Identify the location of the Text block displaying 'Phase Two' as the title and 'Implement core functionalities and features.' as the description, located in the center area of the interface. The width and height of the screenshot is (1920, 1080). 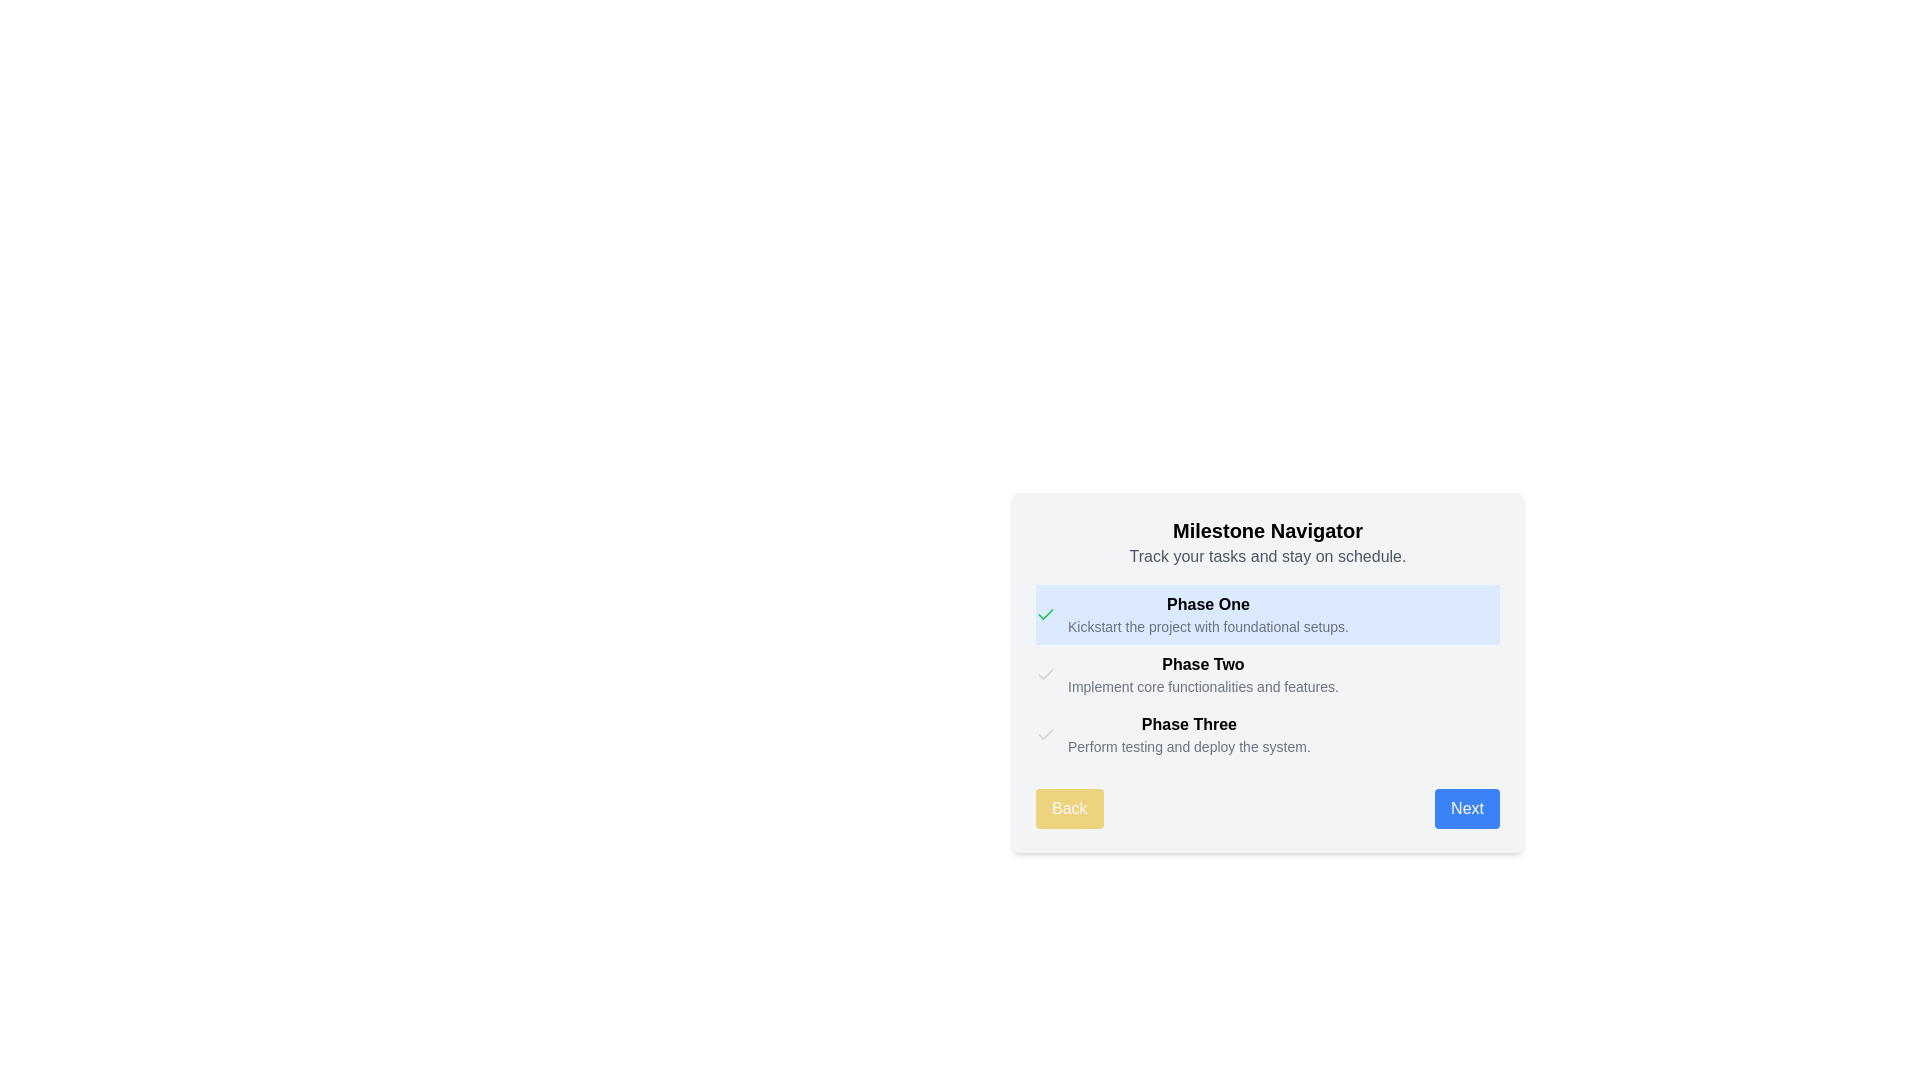
(1202, 675).